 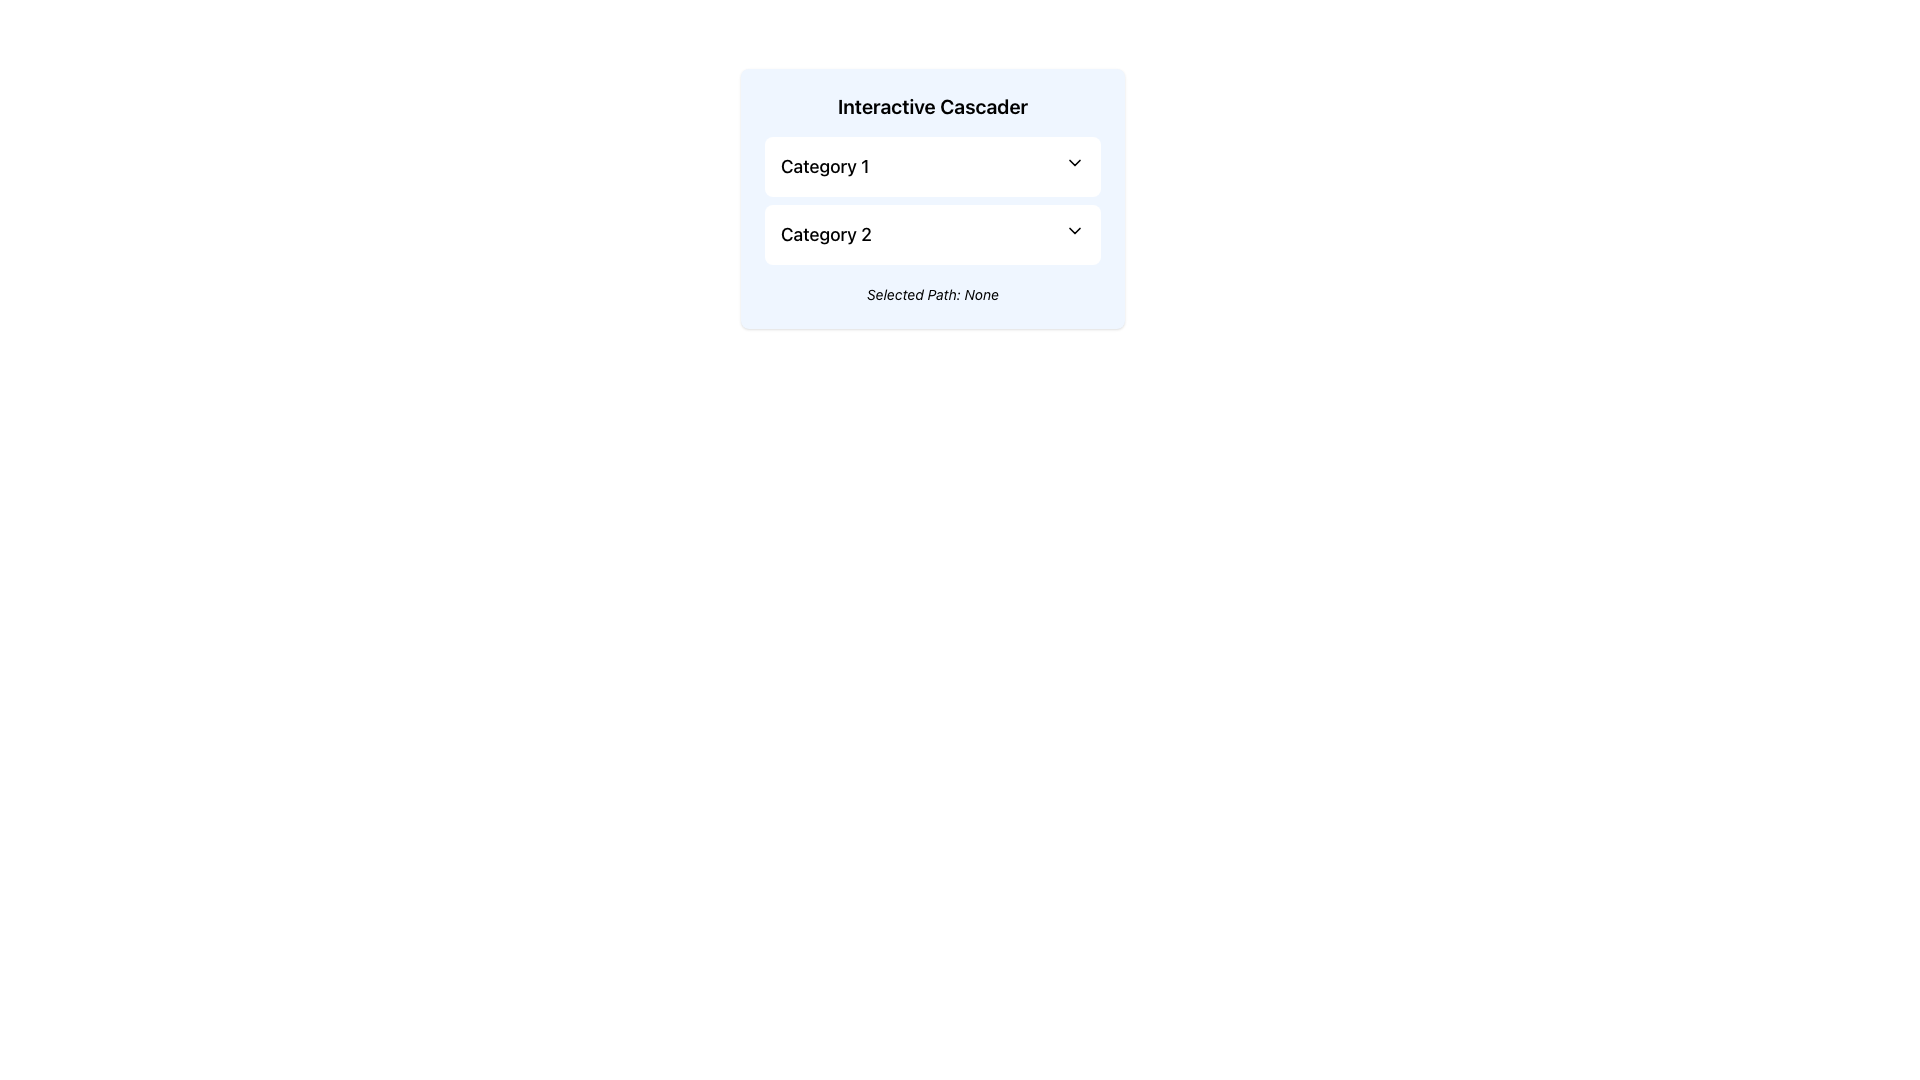 I want to click on the dropdown menu group located in the 'Interactive Cascader' panel, so click(x=931, y=200).